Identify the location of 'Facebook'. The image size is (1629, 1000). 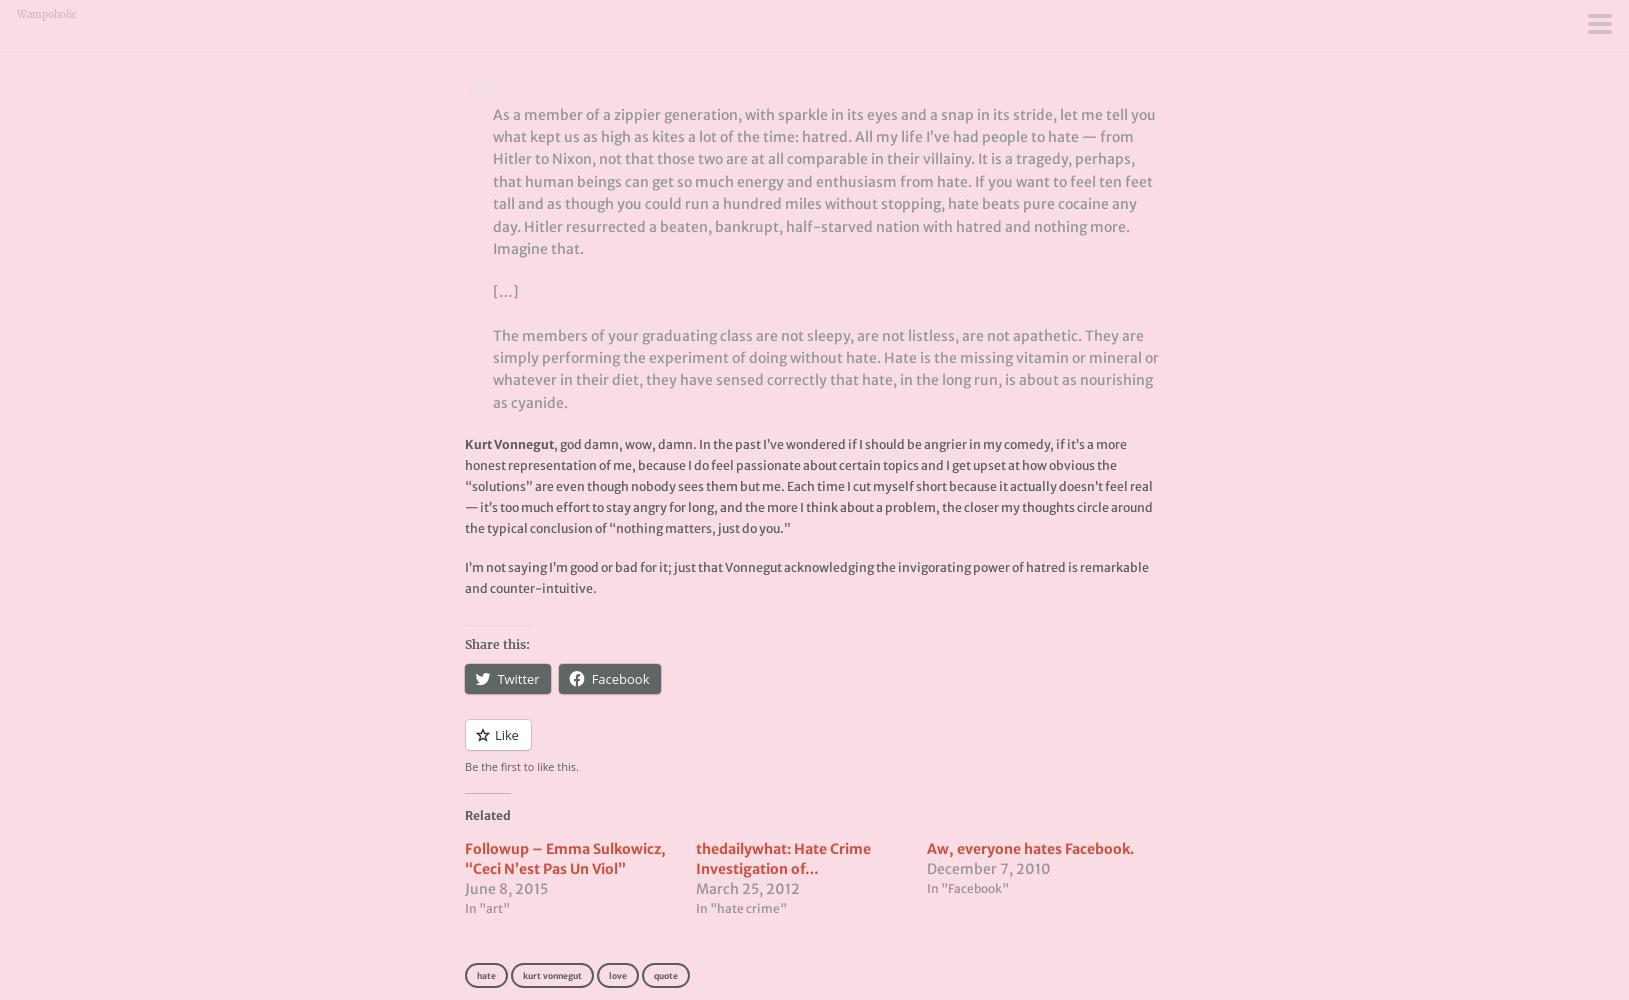
(619, 679).